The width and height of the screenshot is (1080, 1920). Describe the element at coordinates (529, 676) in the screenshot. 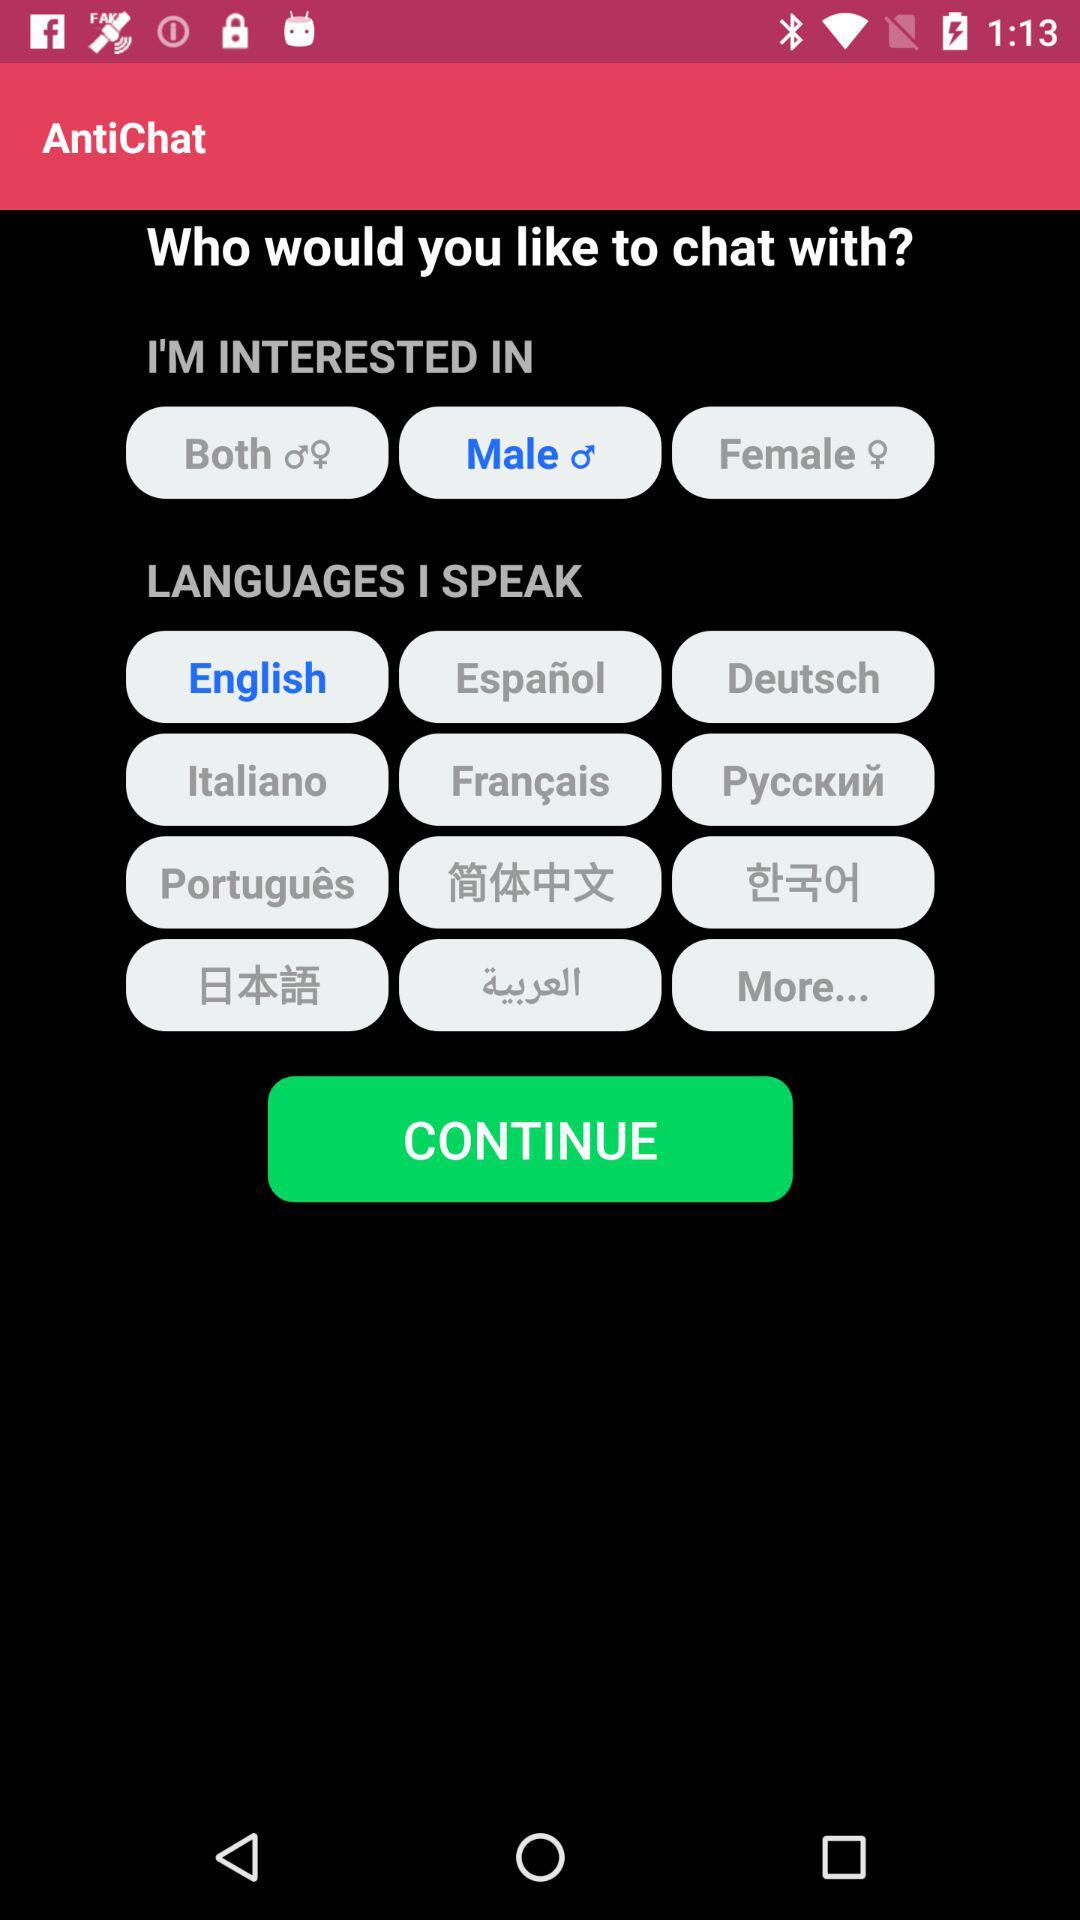

I see `the item below the languages i speak icon` at that location.